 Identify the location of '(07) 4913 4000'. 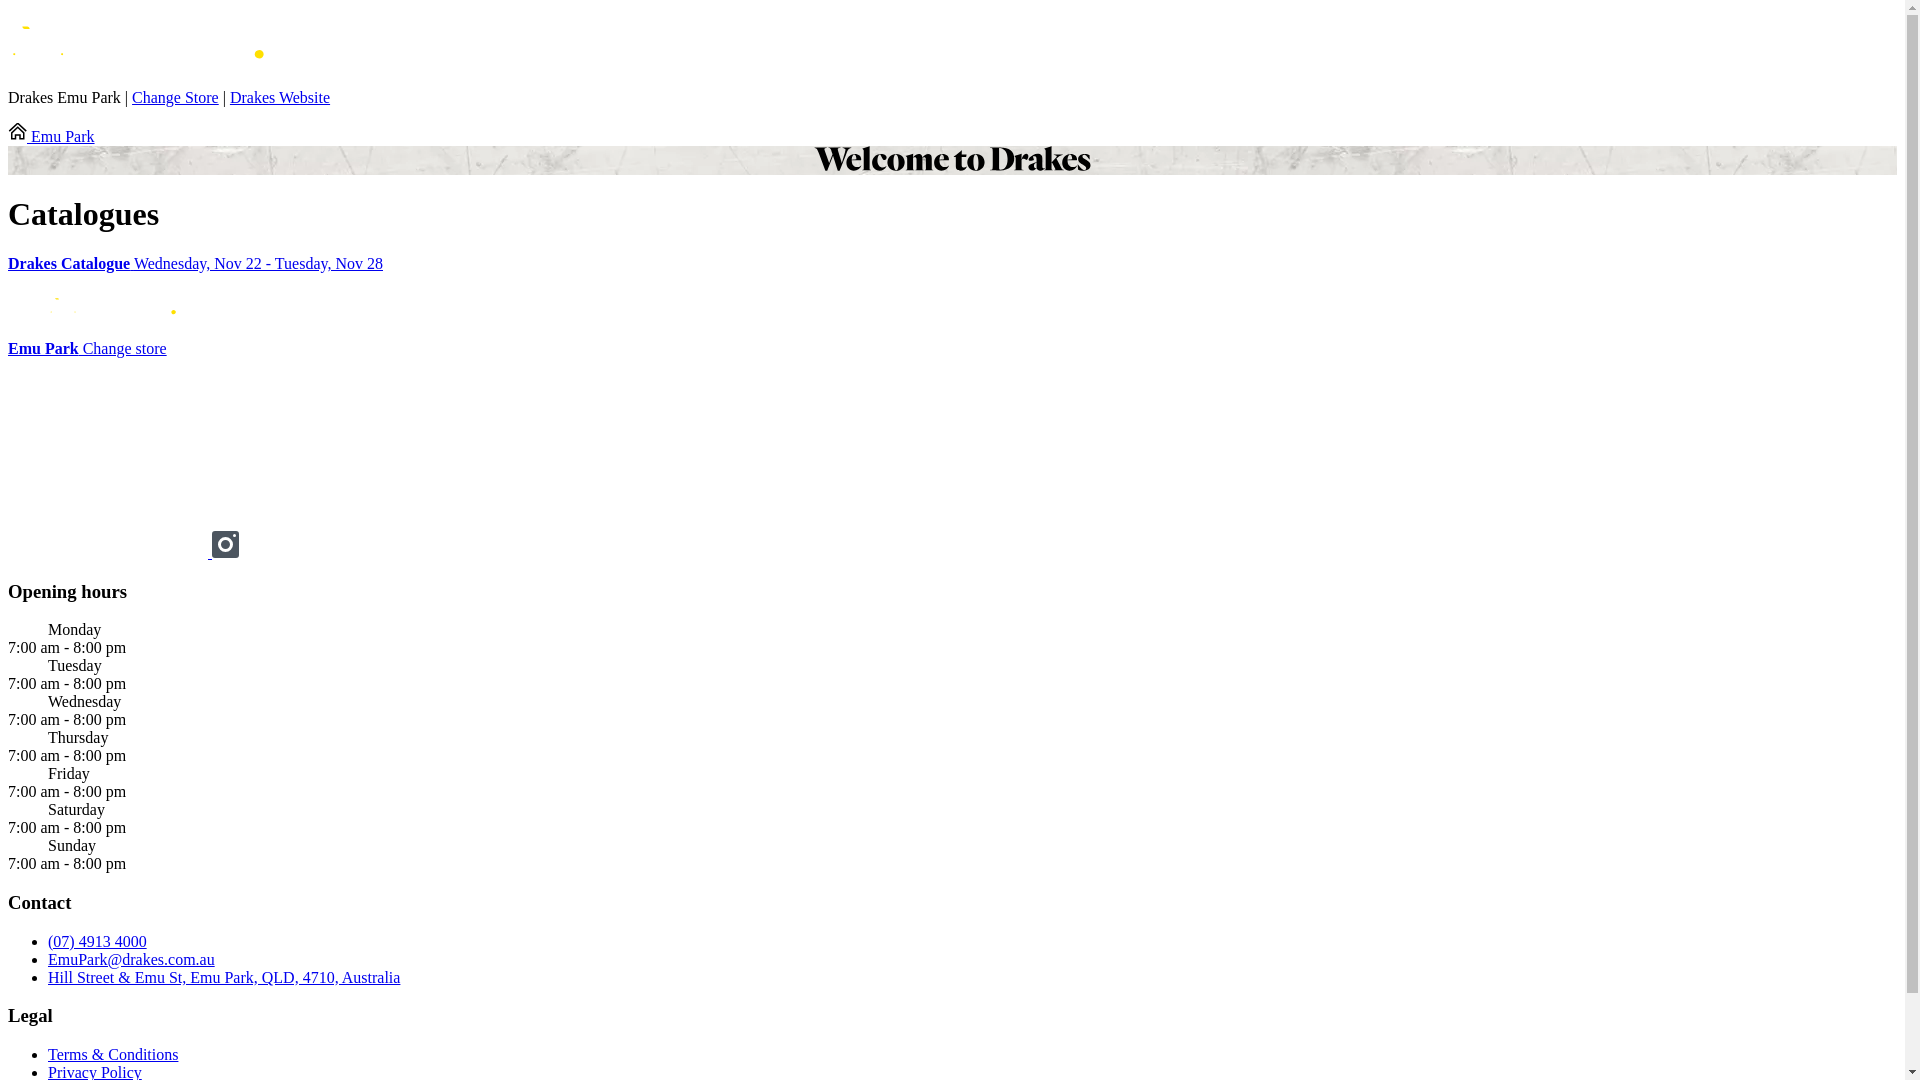
(96, 941).